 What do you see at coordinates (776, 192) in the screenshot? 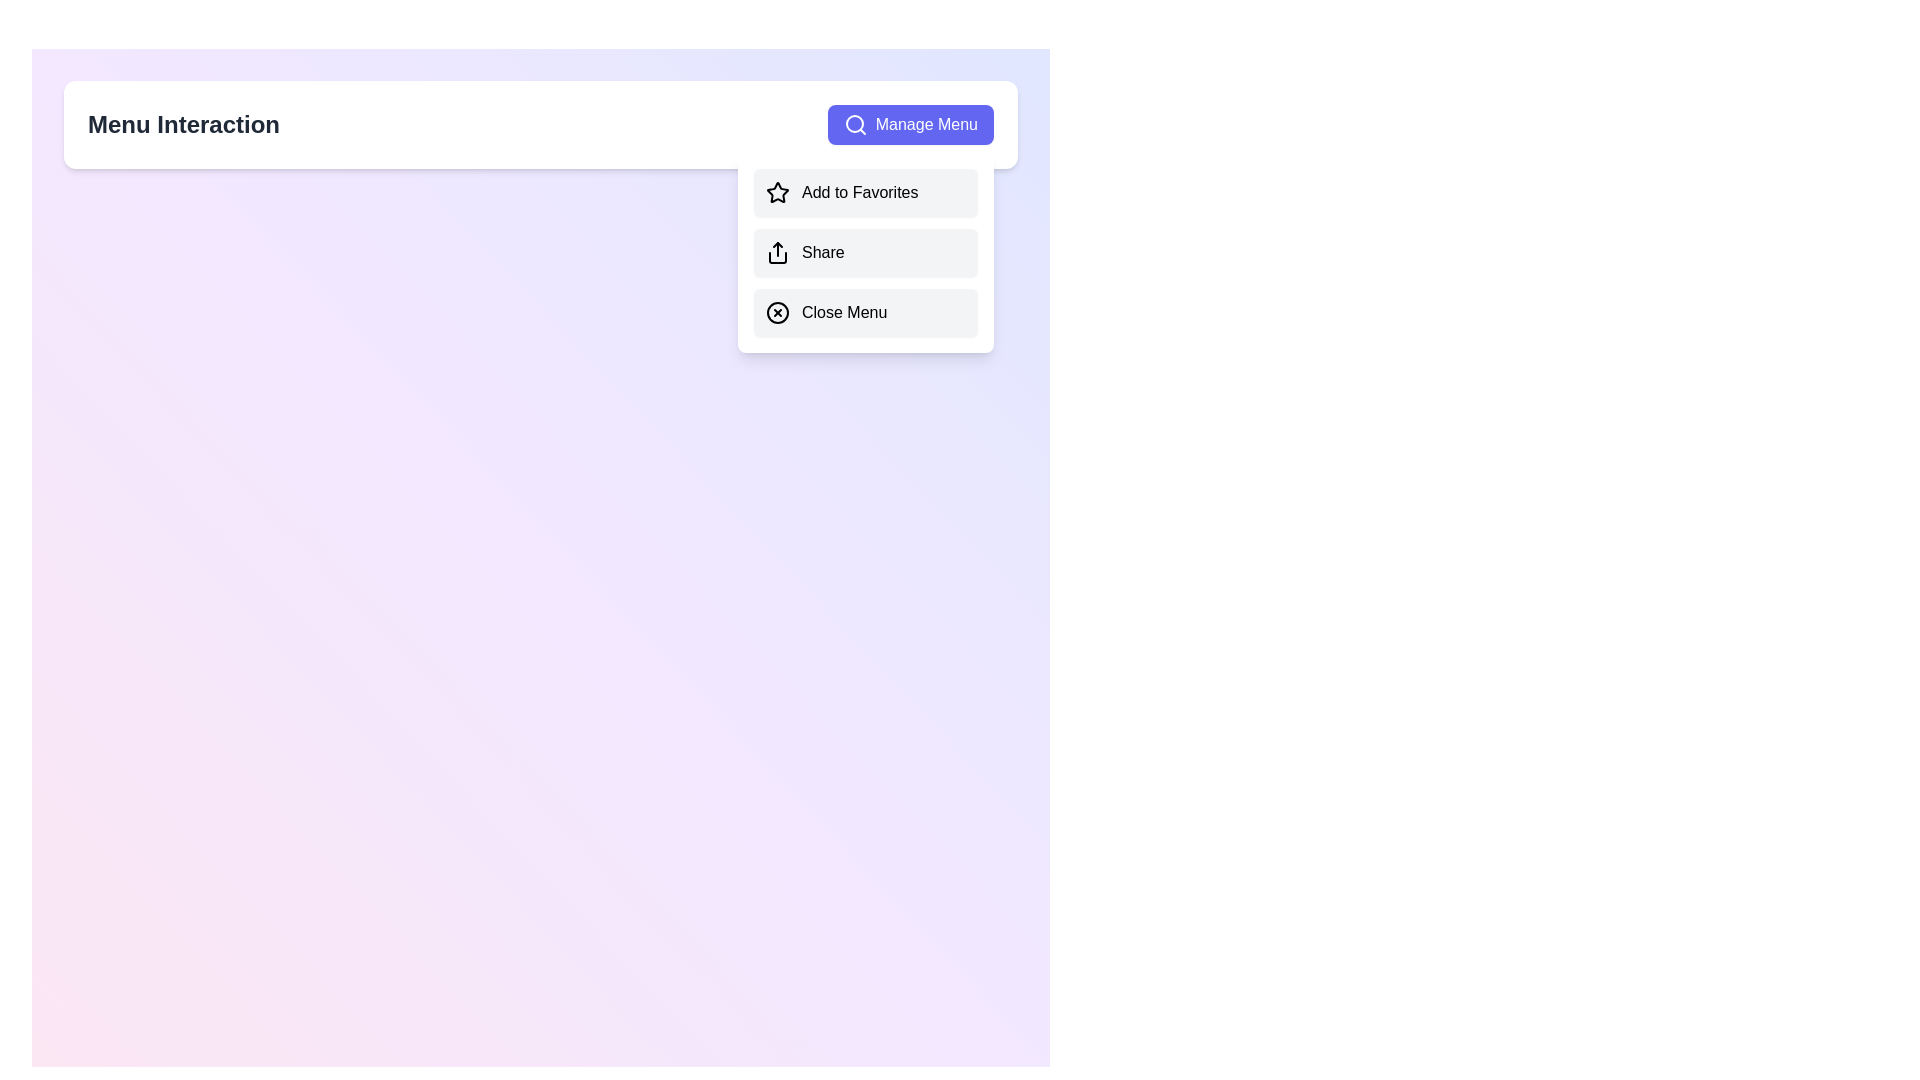
I see `the star icon located at the top of the dropdown menu near the text 'Add to Favorites' to mark the item as a favorite` at bounding box center [776, 192].